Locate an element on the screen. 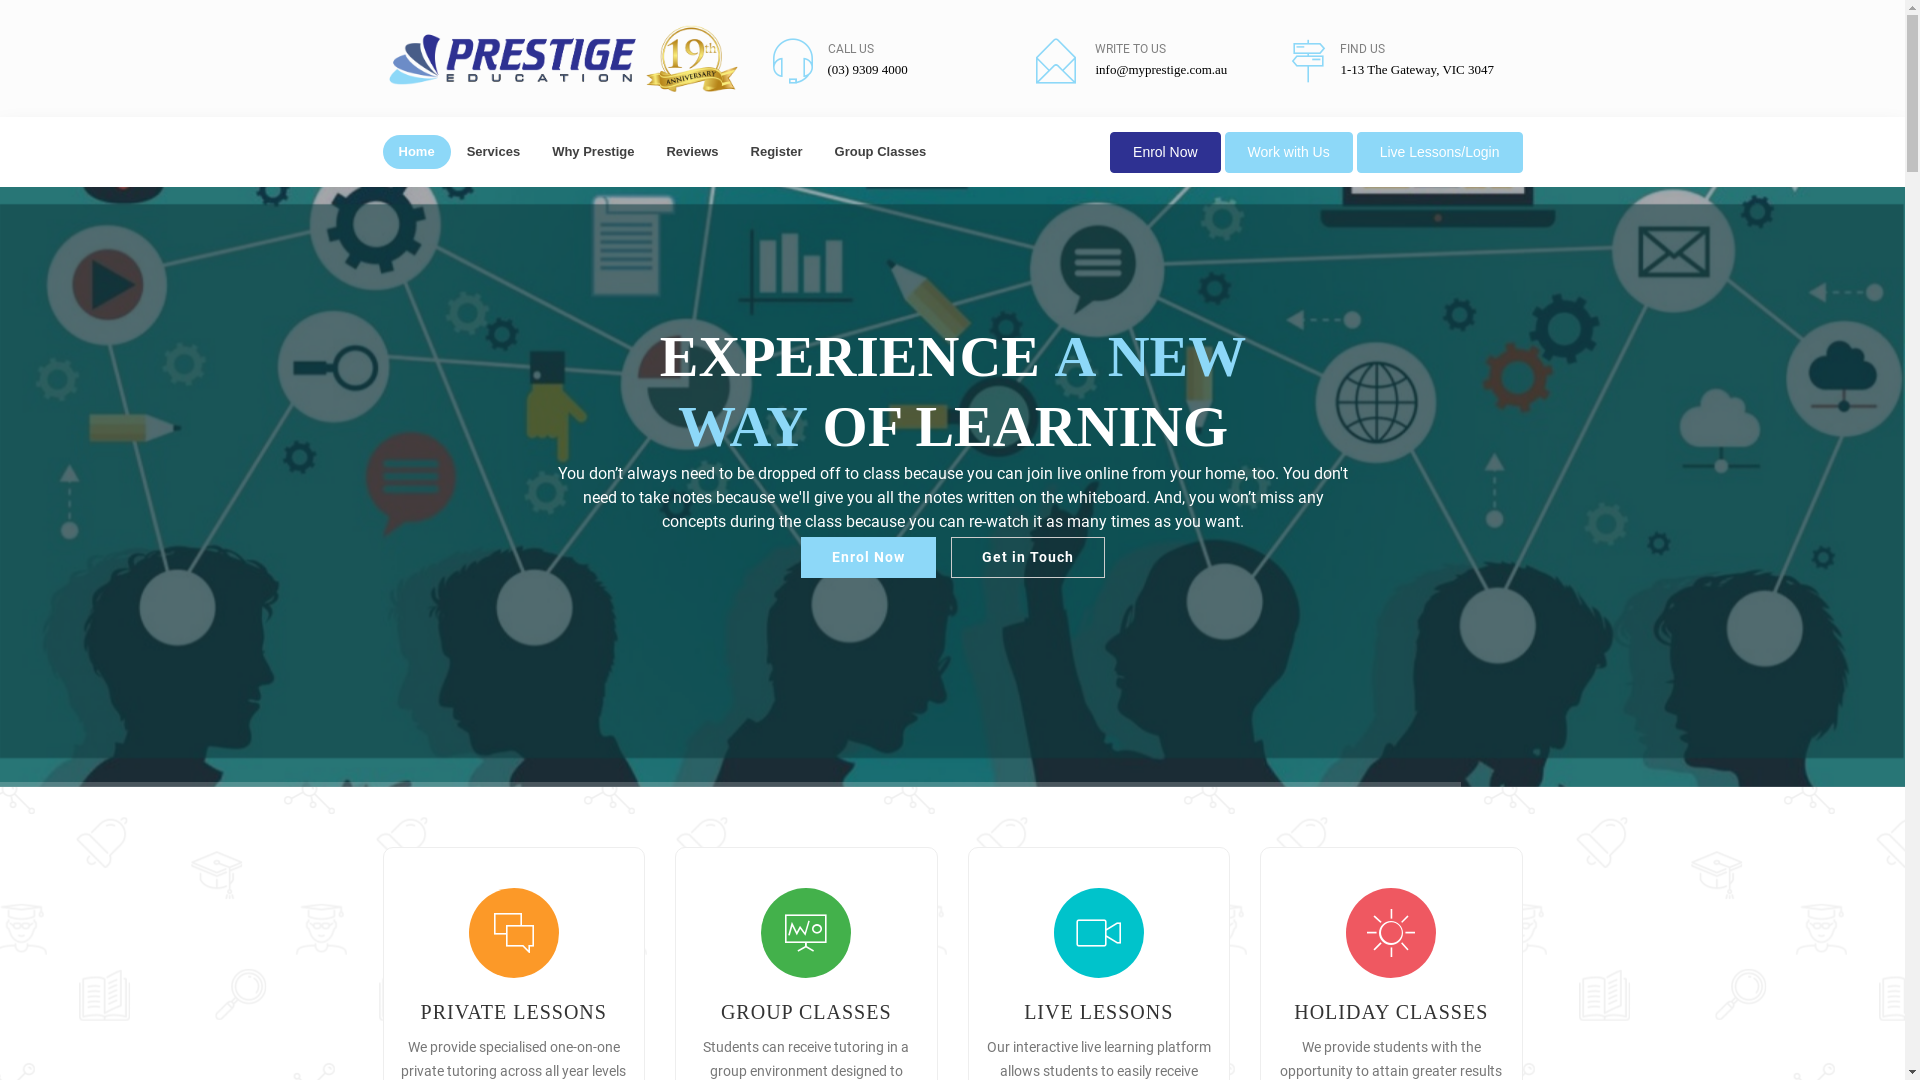  'WRITE TO US' is located at coordinates (1130, 48).